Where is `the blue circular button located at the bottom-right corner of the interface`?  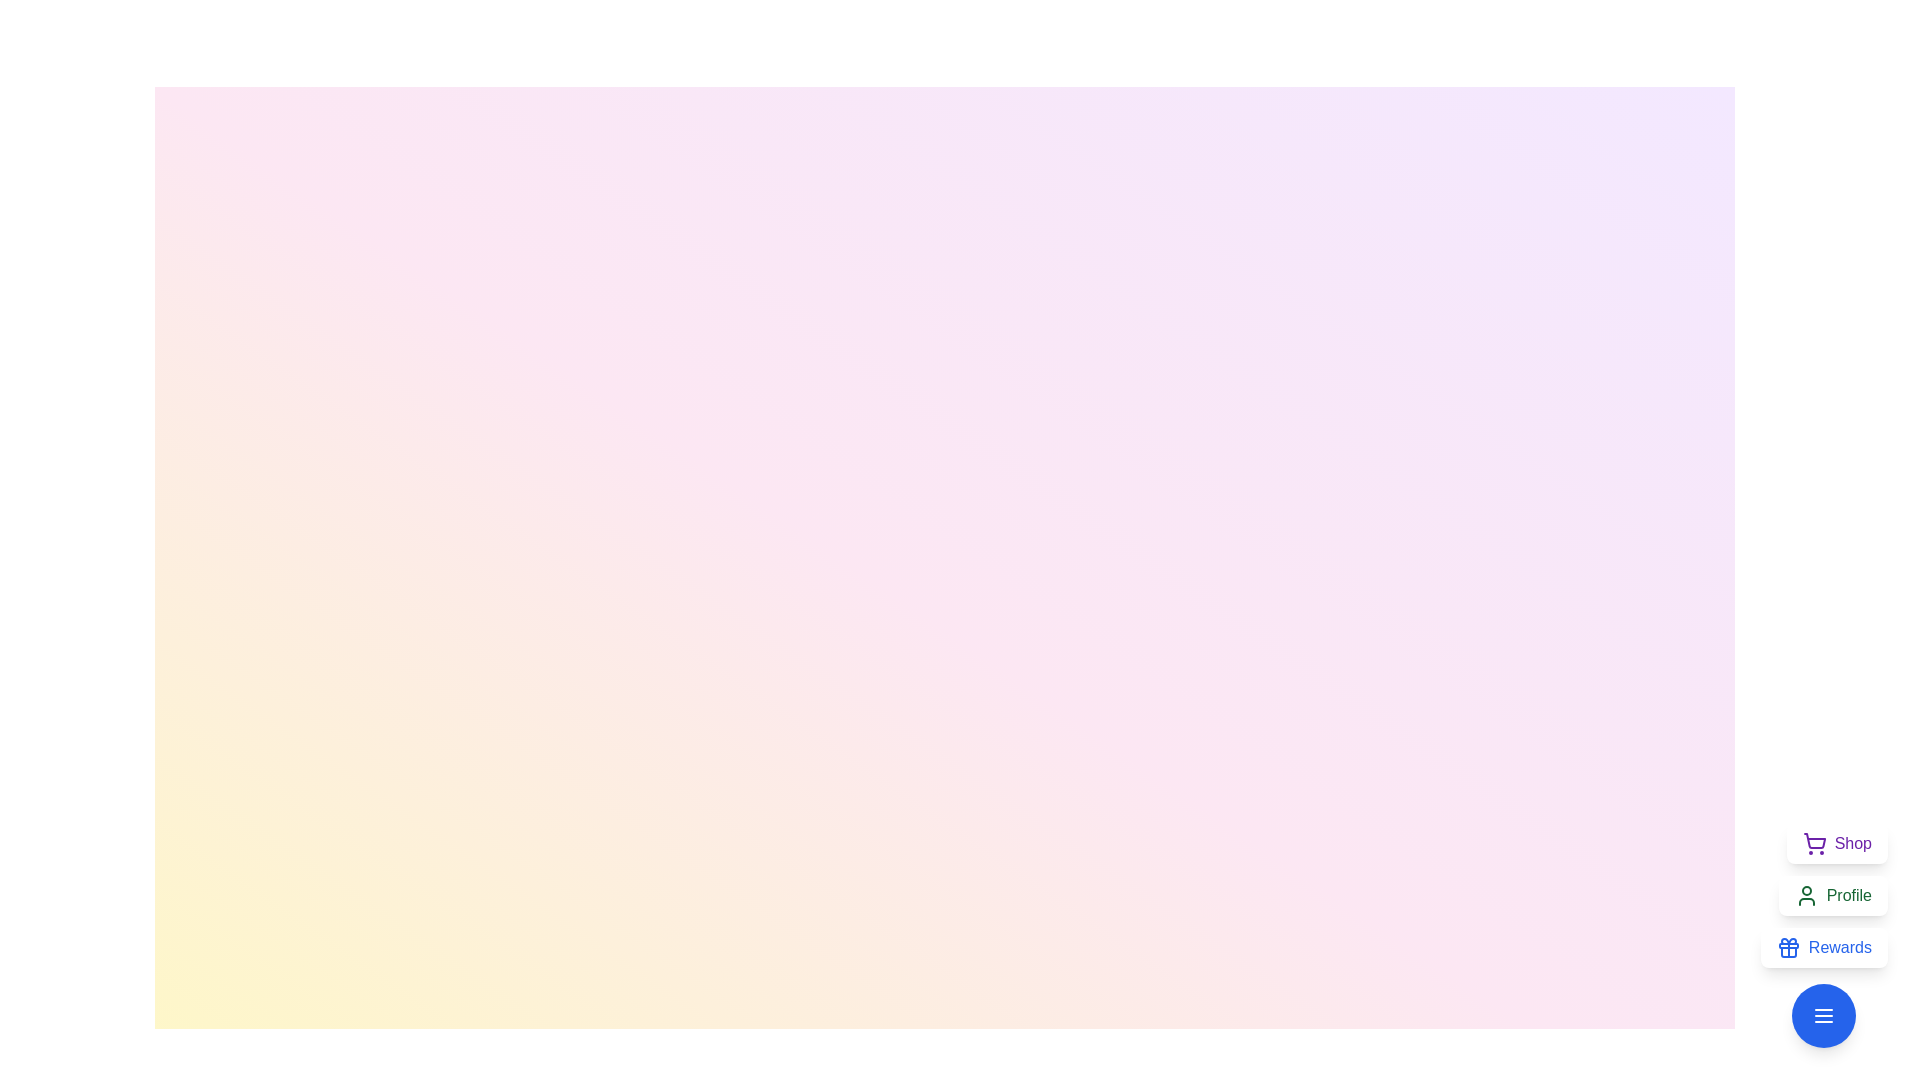
the blue circular button located at the bottom-right corner of the interface is located at coordinates (1824, 1015).